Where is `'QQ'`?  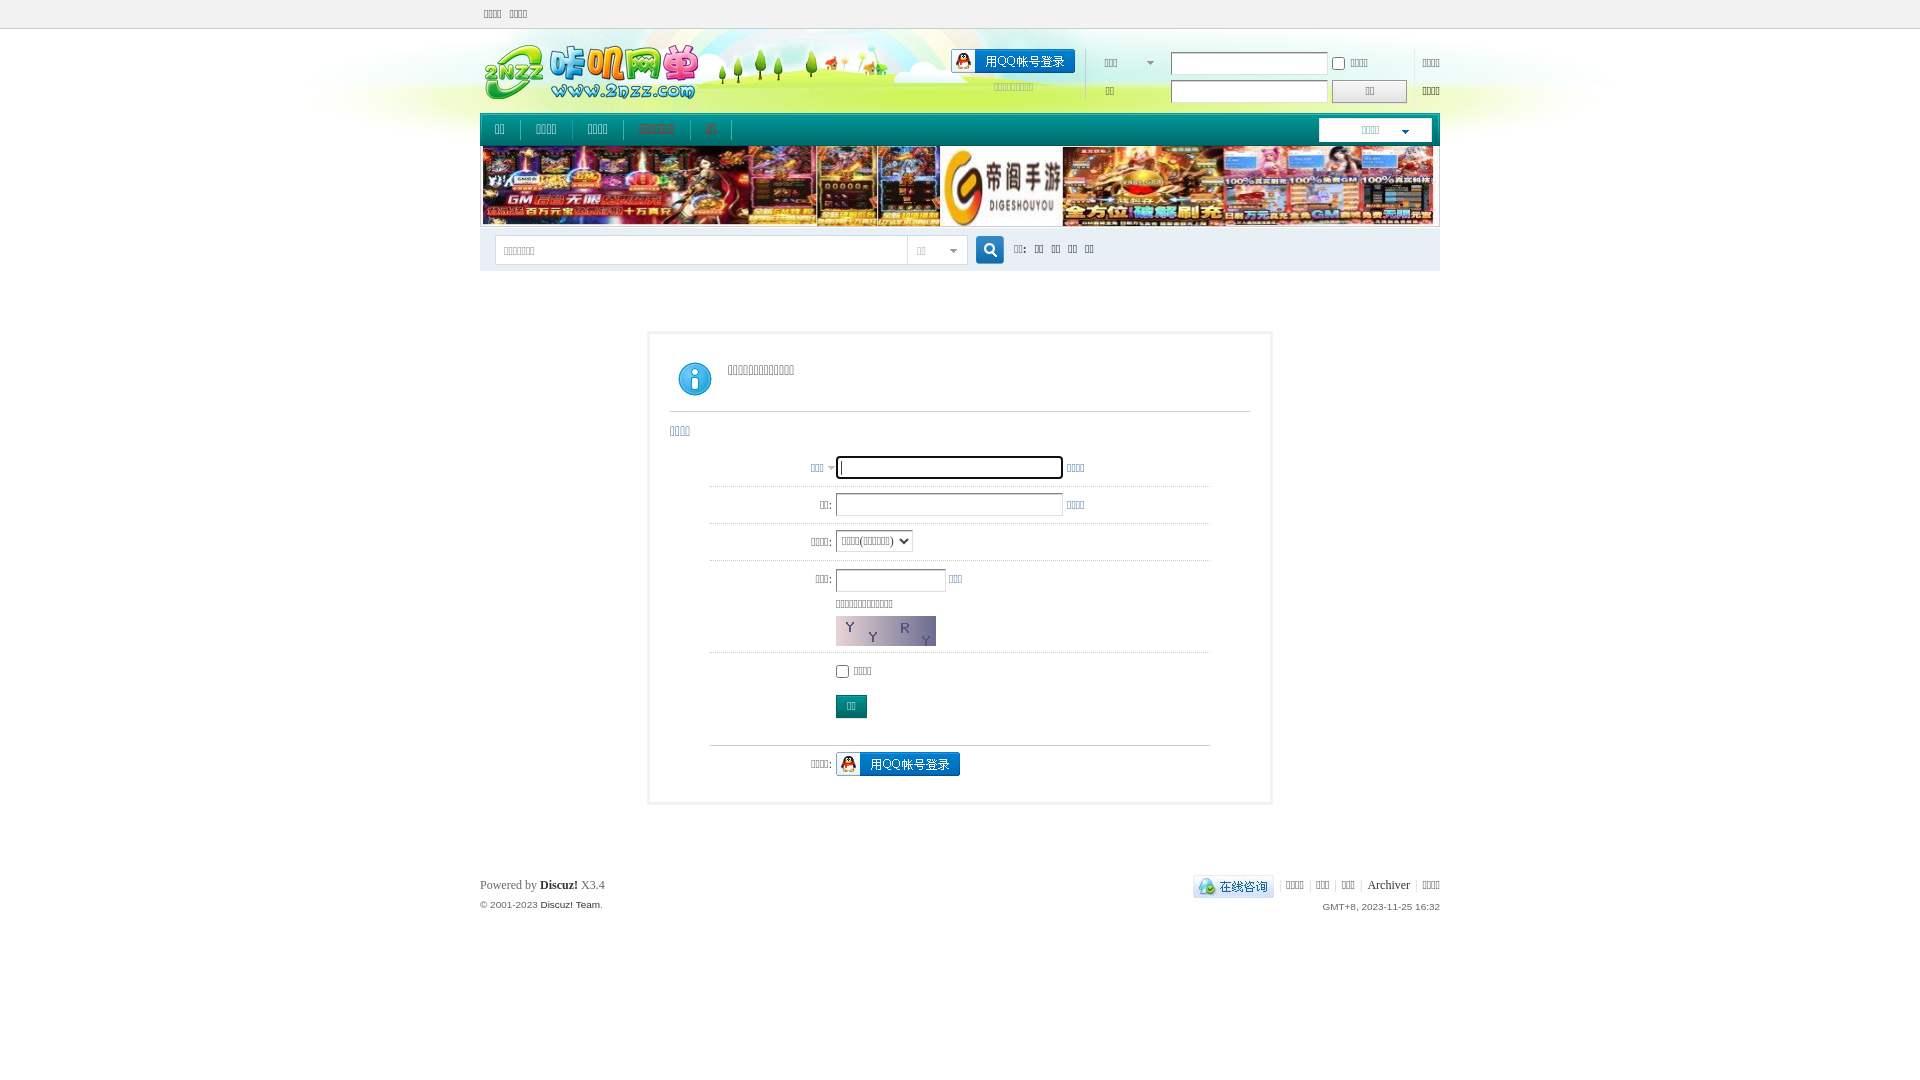 'QQ' is located at coordinates (1232, 883).